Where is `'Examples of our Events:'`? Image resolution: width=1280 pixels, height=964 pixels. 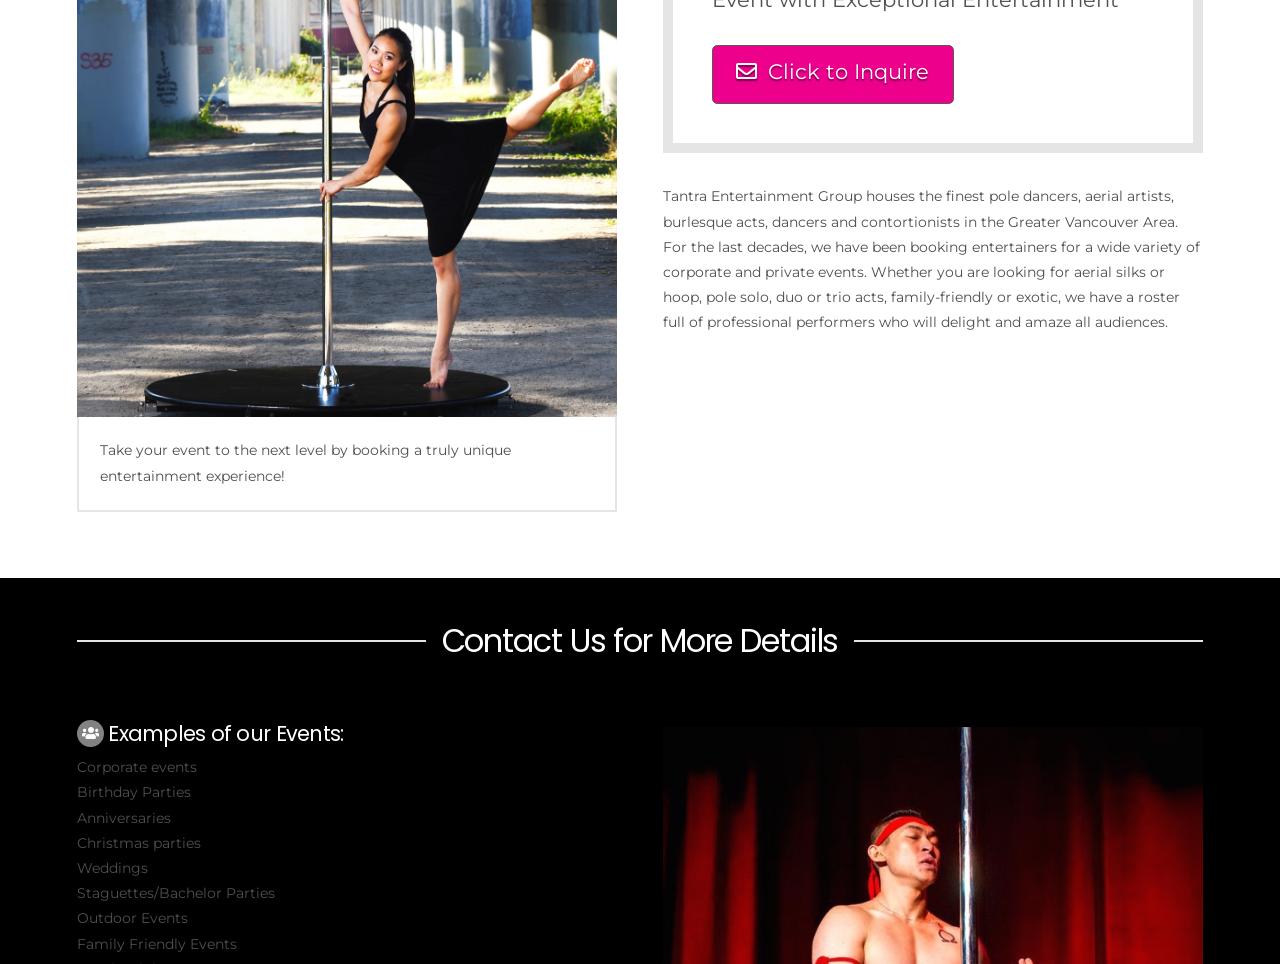 'Examples of our Events:' is located at coordinates (107, 731).